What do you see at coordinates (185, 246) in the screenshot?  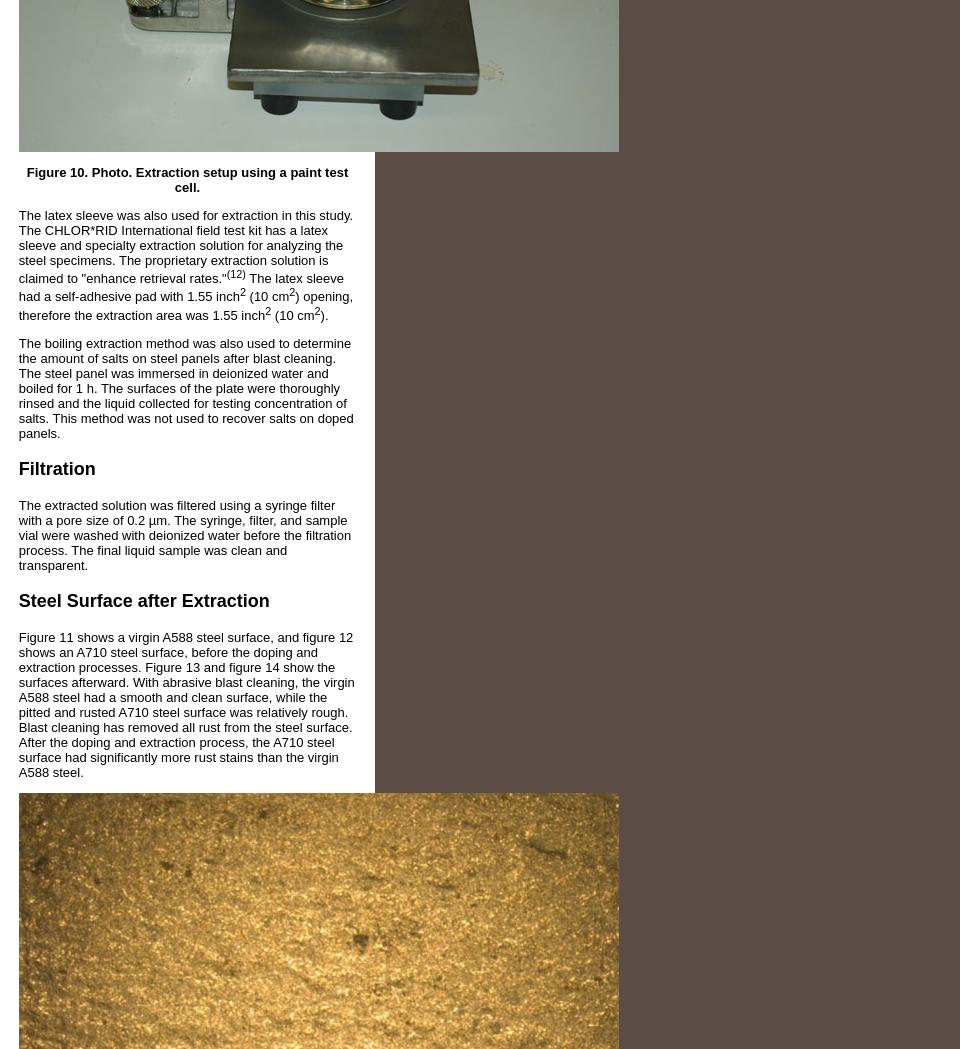 I see `'The latex sleeve was also used for extraction in this study. The CHLOR*RID International field test kit has a latex sleeve and specialty extraction solution for analyzing the steel specimens. The proprietary extraction solution is claimed to "enhance retrieval rates."'` at bounding box center [185, 246].